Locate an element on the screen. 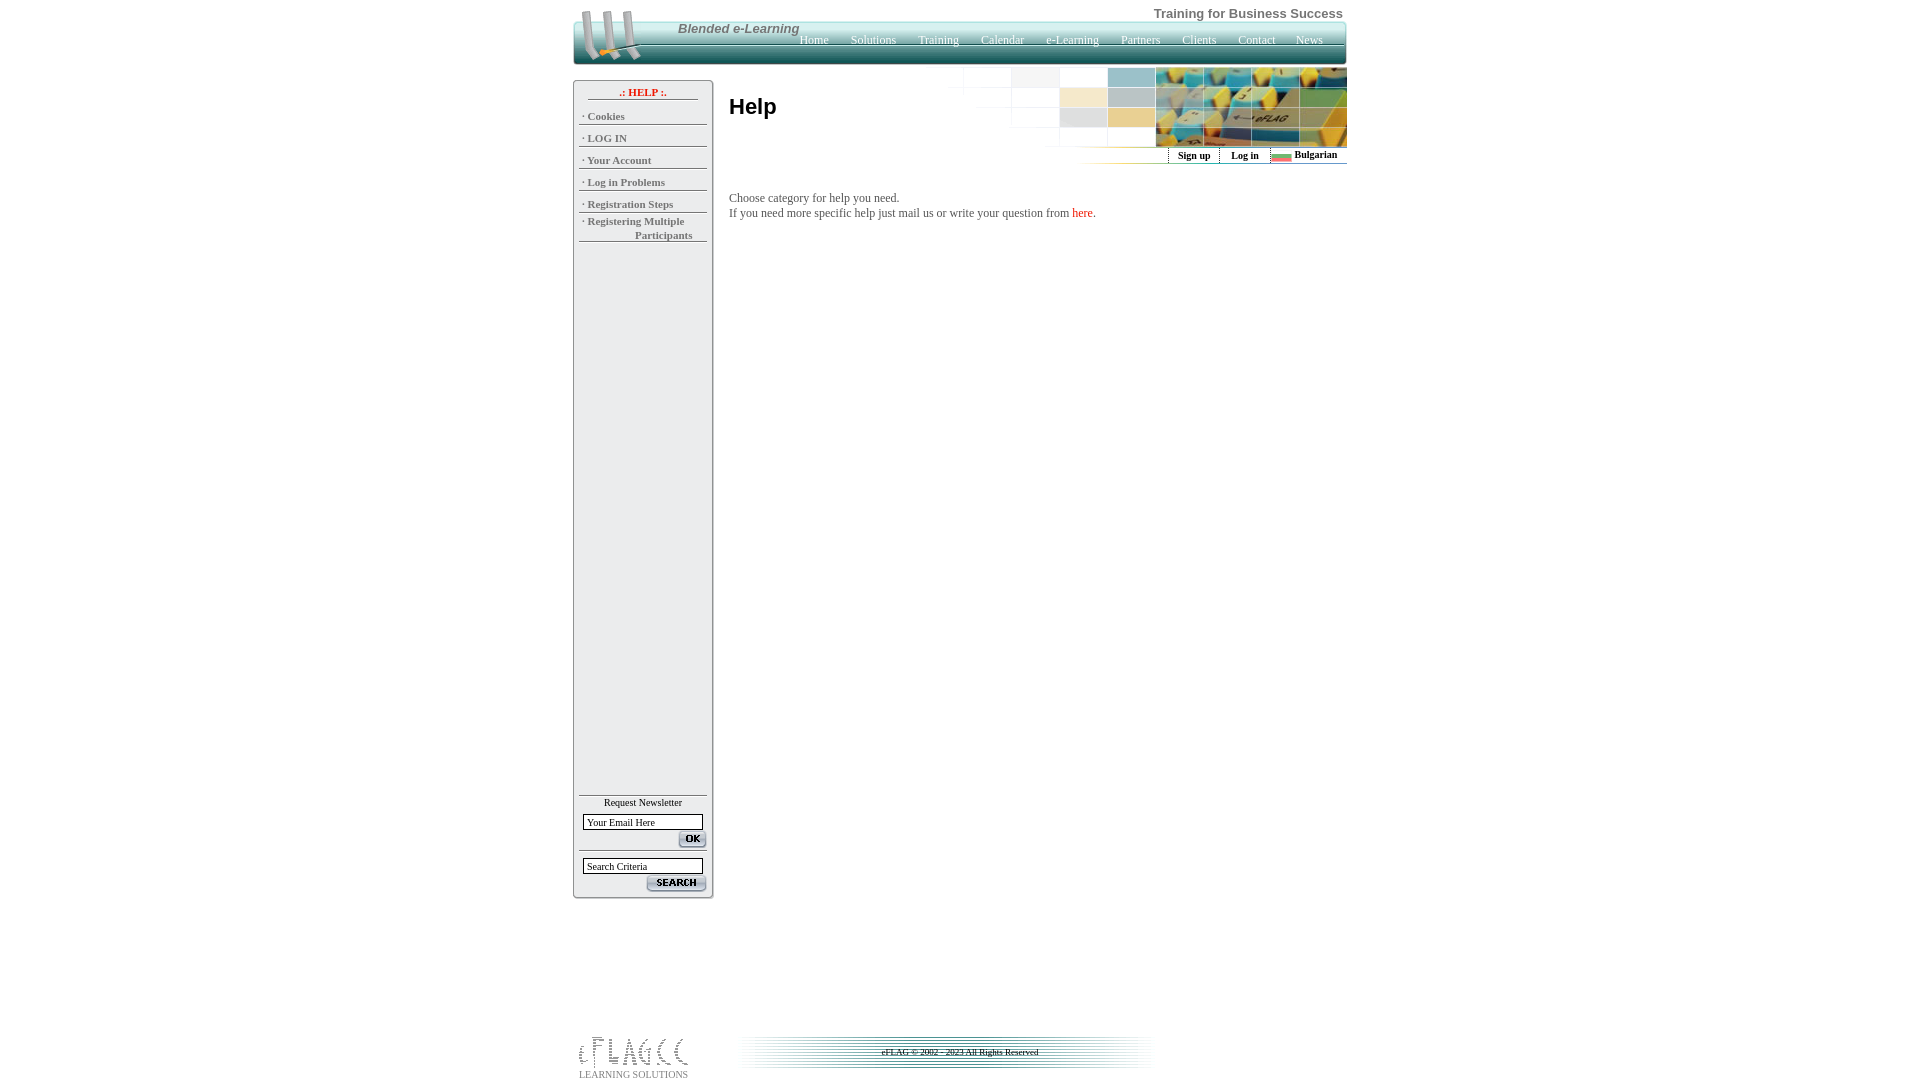  'Home' is located at coordinates (813, 39).